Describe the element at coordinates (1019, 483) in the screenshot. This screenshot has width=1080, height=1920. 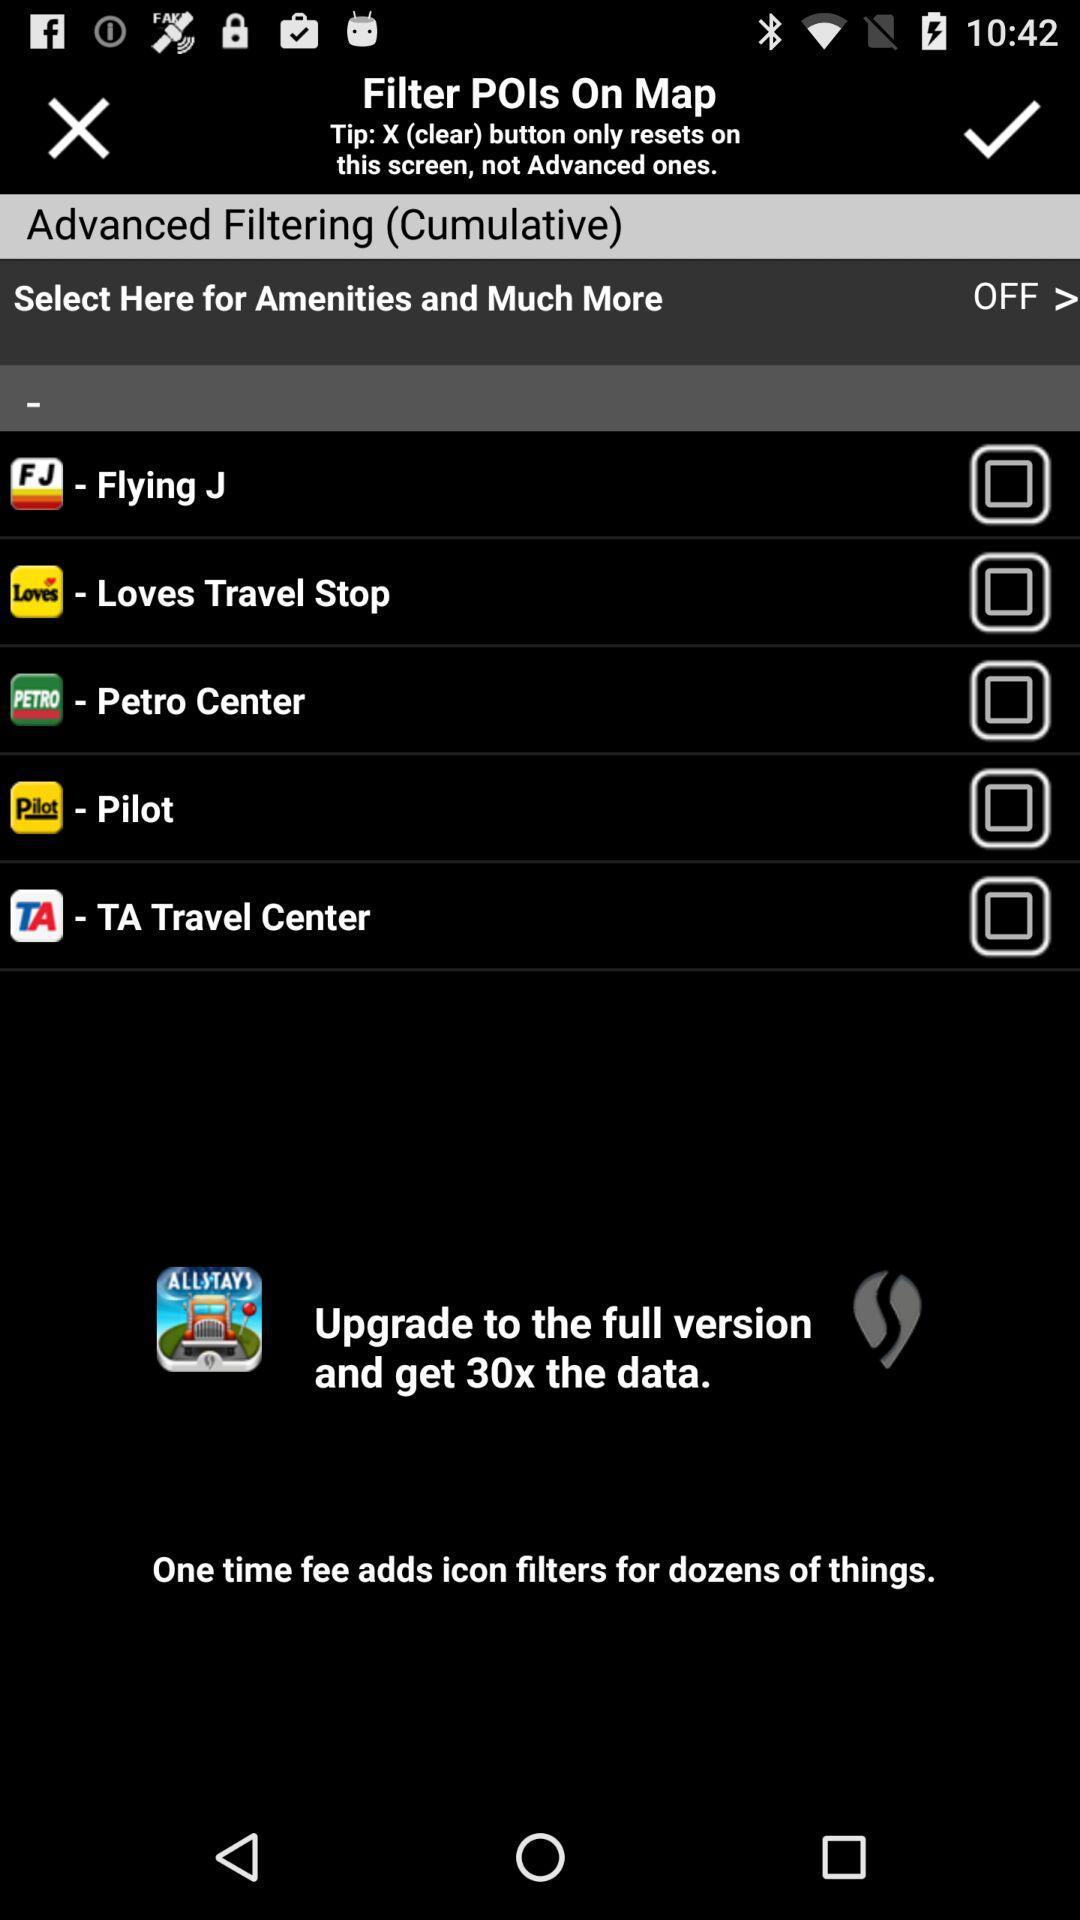
I see `location` at that location.